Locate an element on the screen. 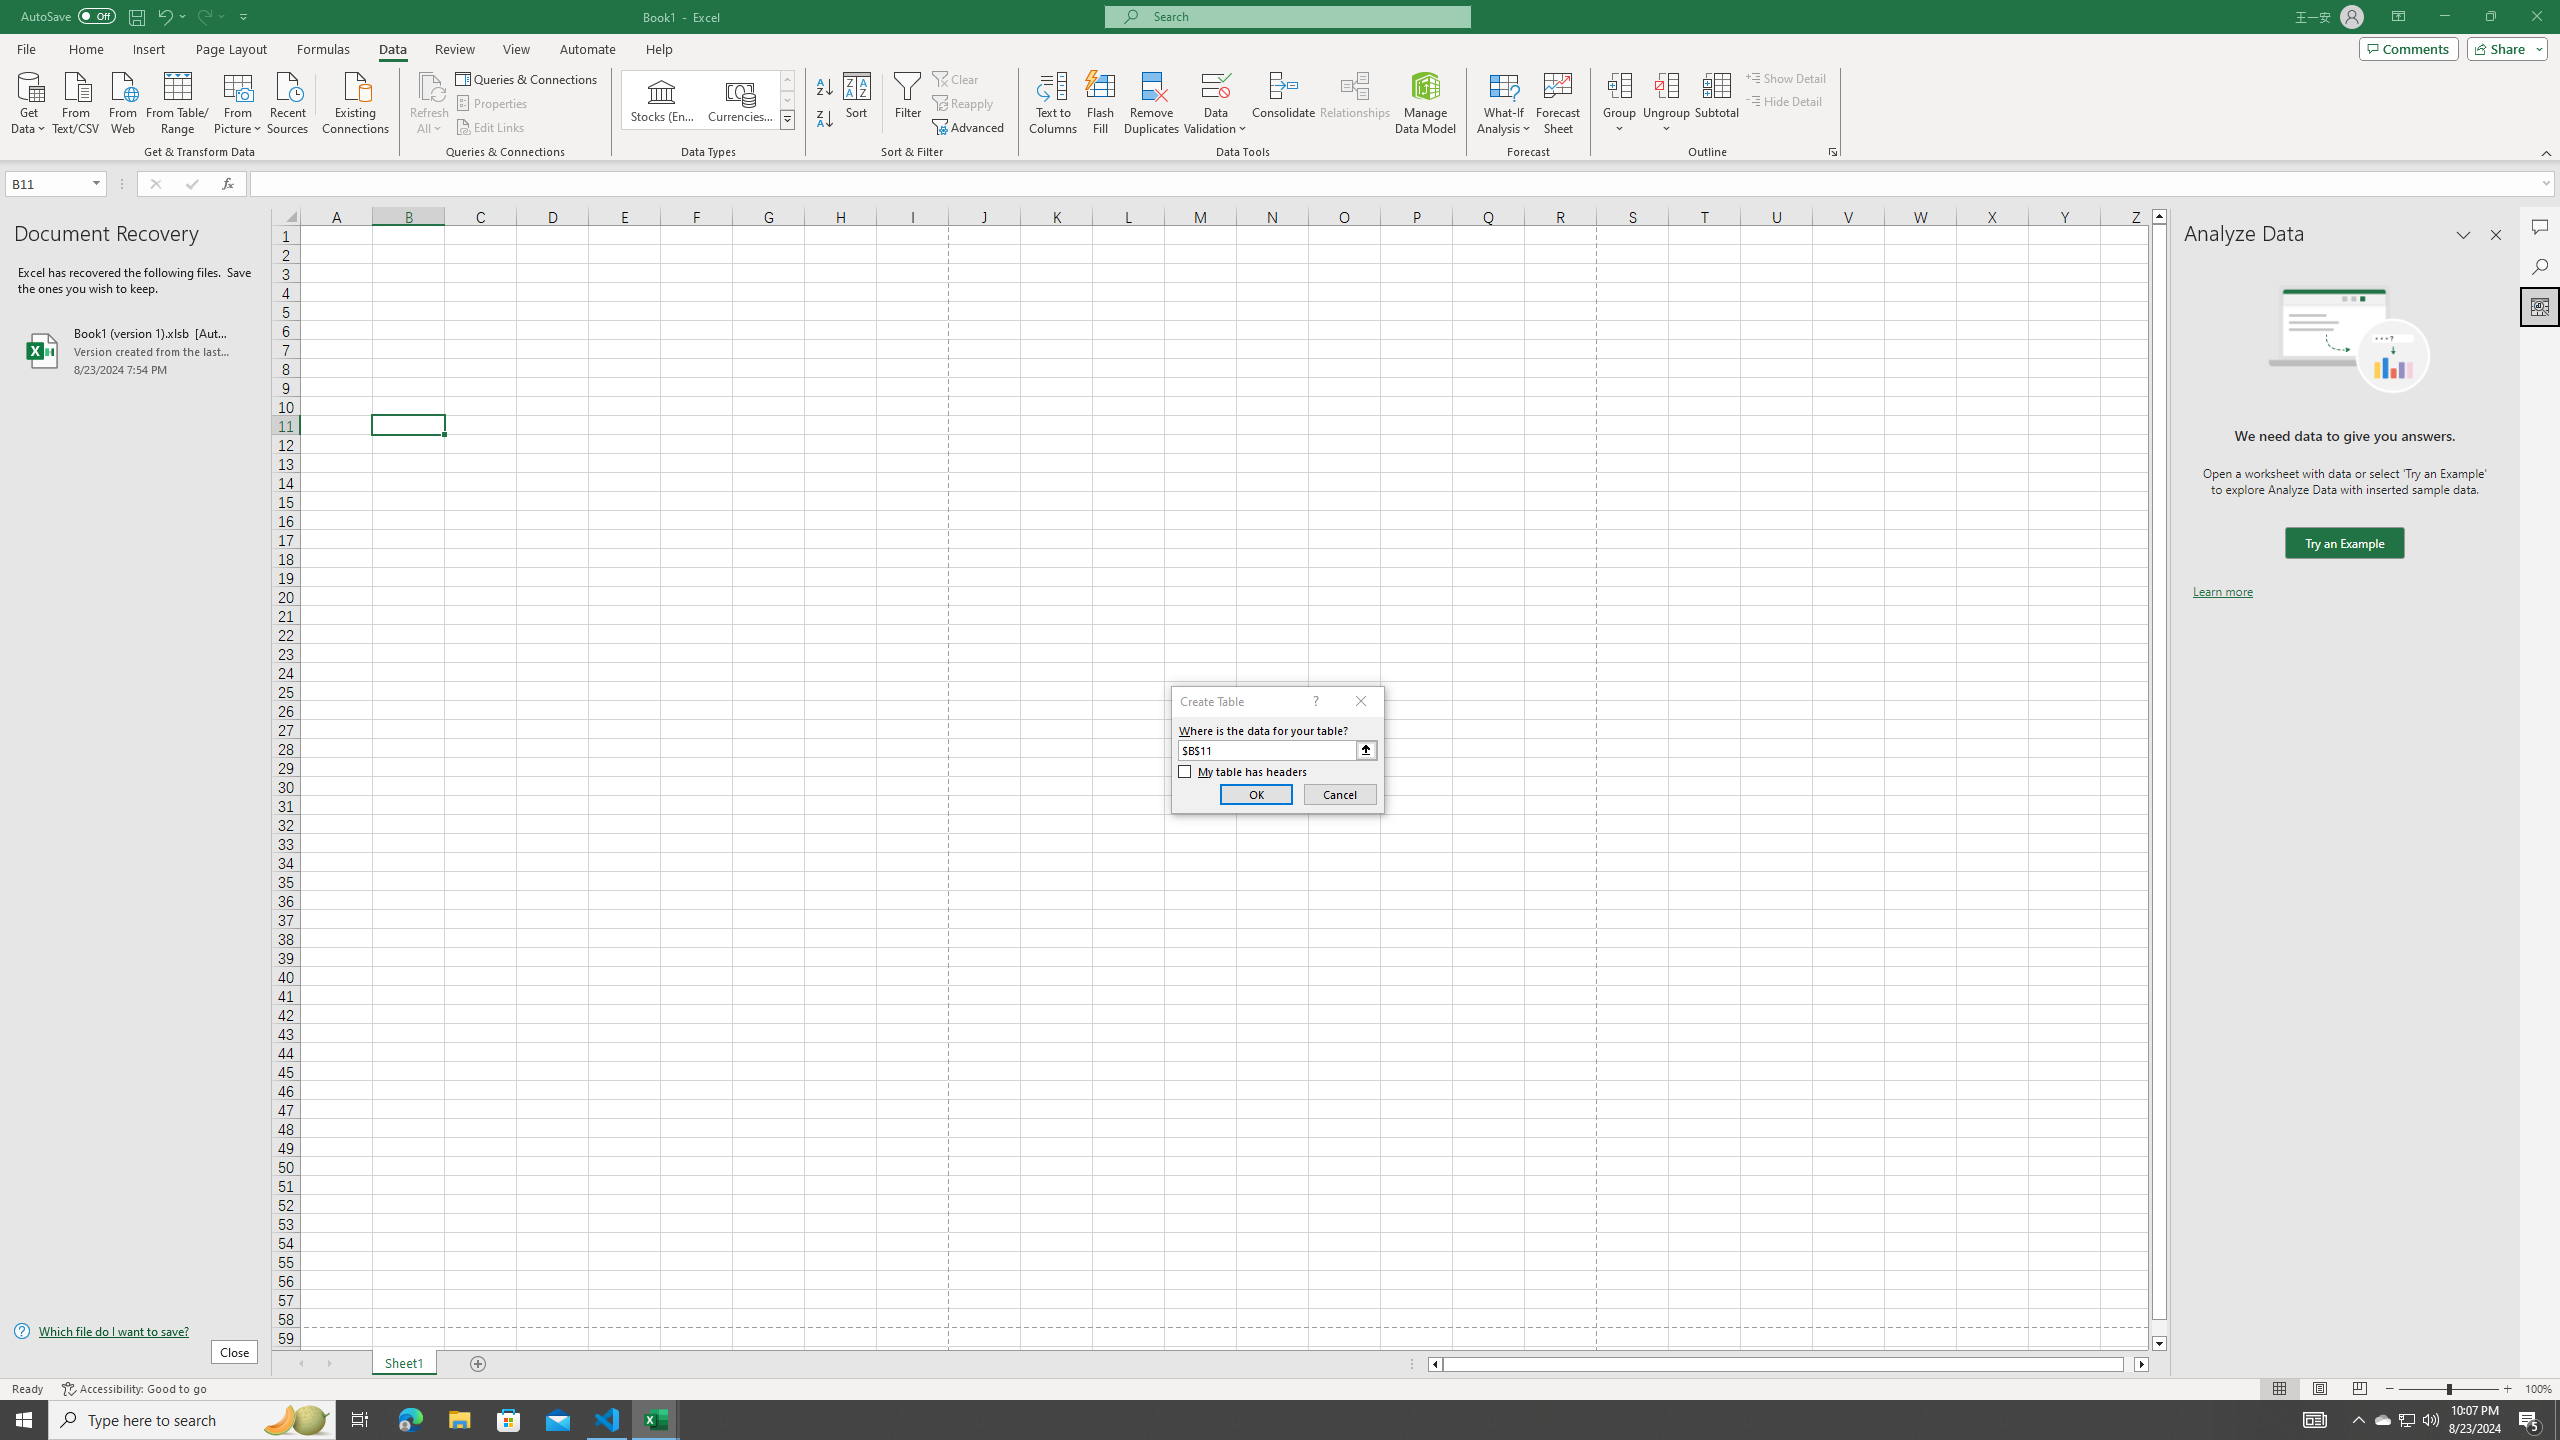  'Get Data' is located at coordinates (28, 100).